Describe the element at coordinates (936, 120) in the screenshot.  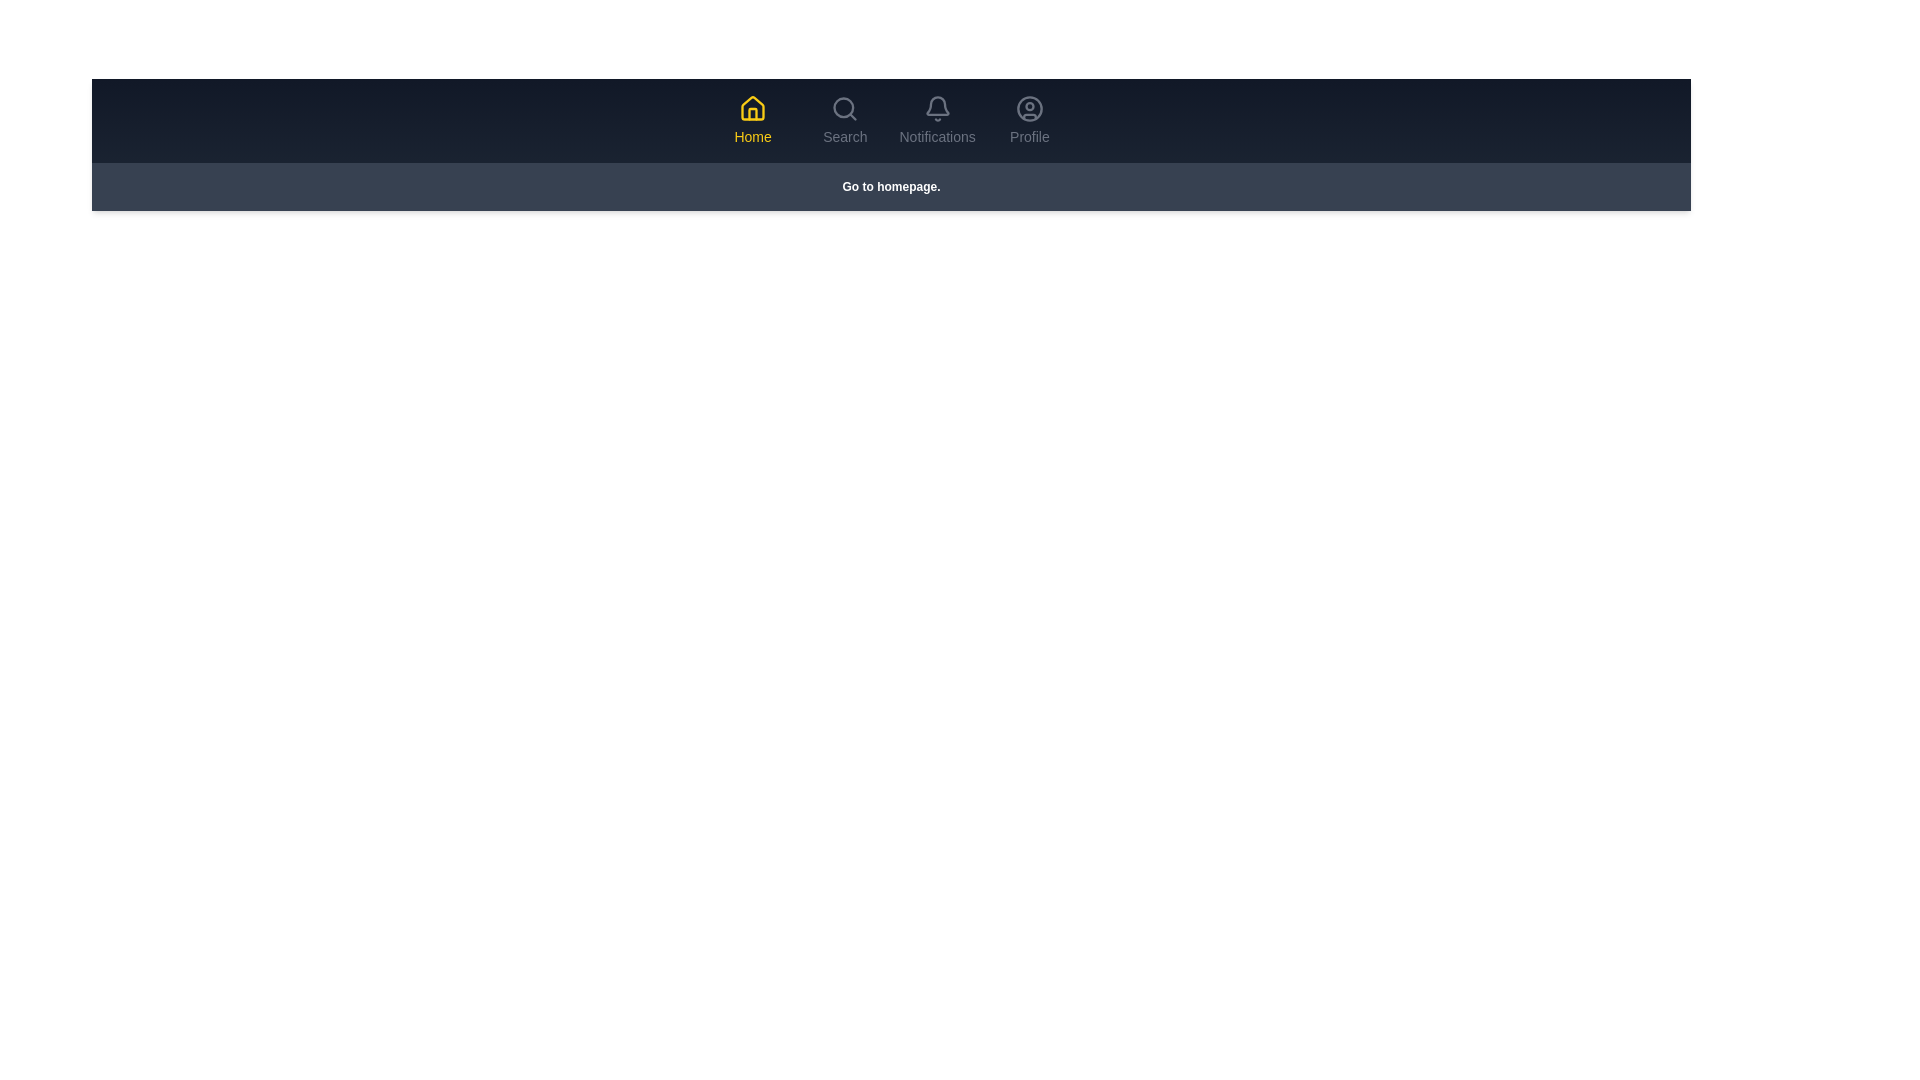
I see `the tab labeled Notifications to preview its hover effect` at that location.